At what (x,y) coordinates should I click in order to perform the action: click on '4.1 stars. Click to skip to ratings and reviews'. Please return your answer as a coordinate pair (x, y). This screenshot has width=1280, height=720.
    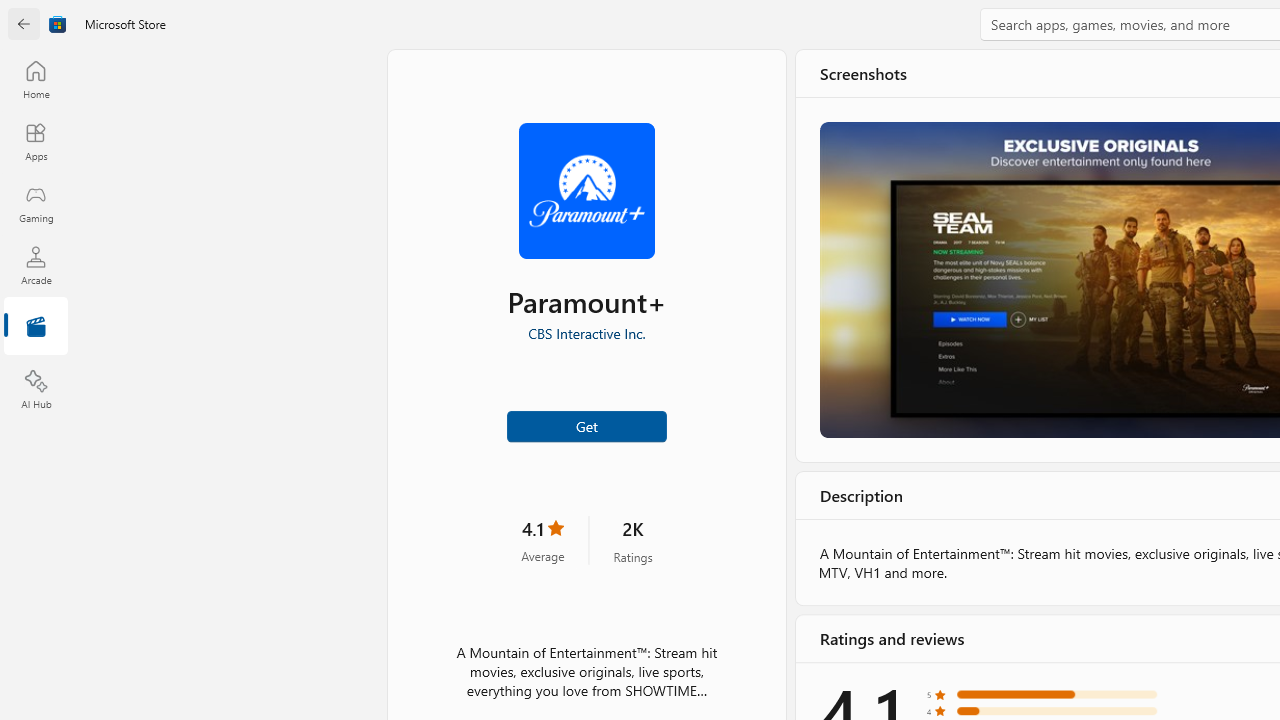
    Looking at the image, I should click on (542, 540).